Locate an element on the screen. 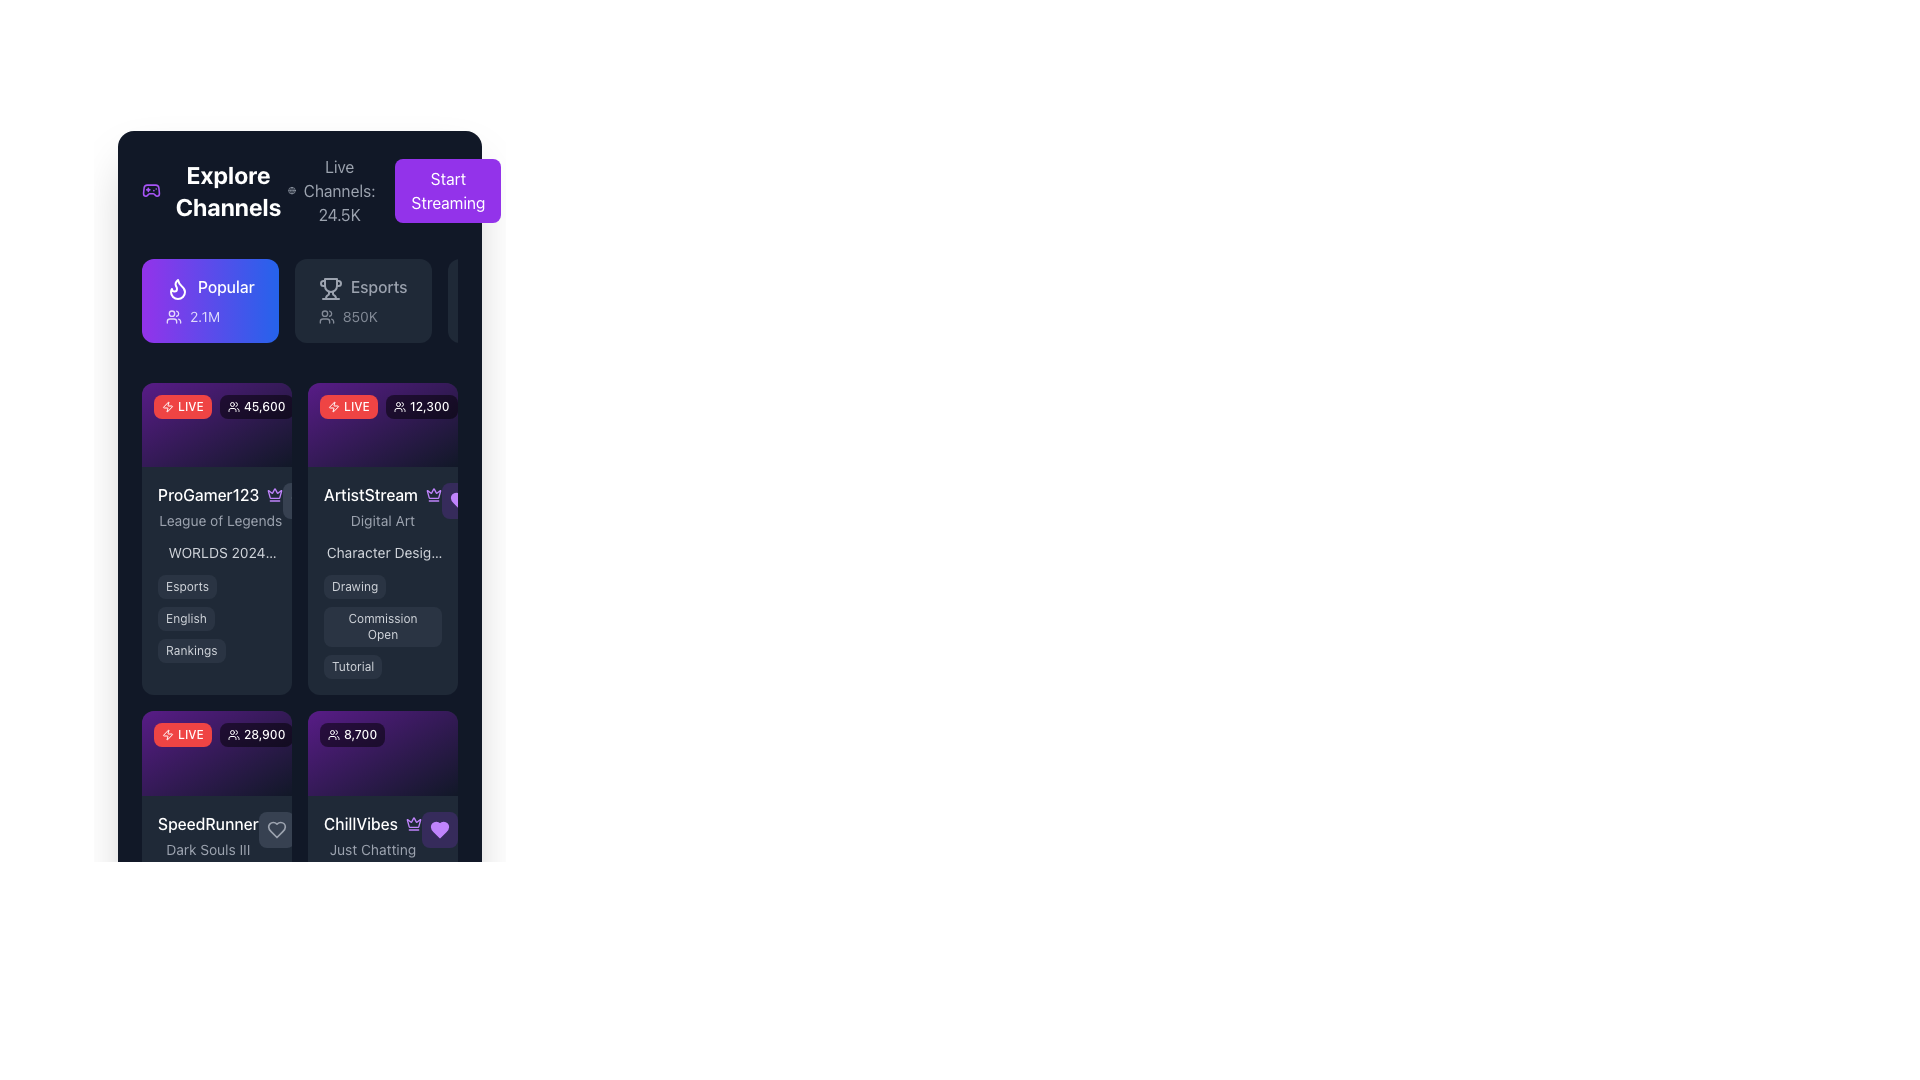  the label element representing 'ChillVibesJust Chatting' located in the second row and second column of the content grid is located at coordinates (373, 823).